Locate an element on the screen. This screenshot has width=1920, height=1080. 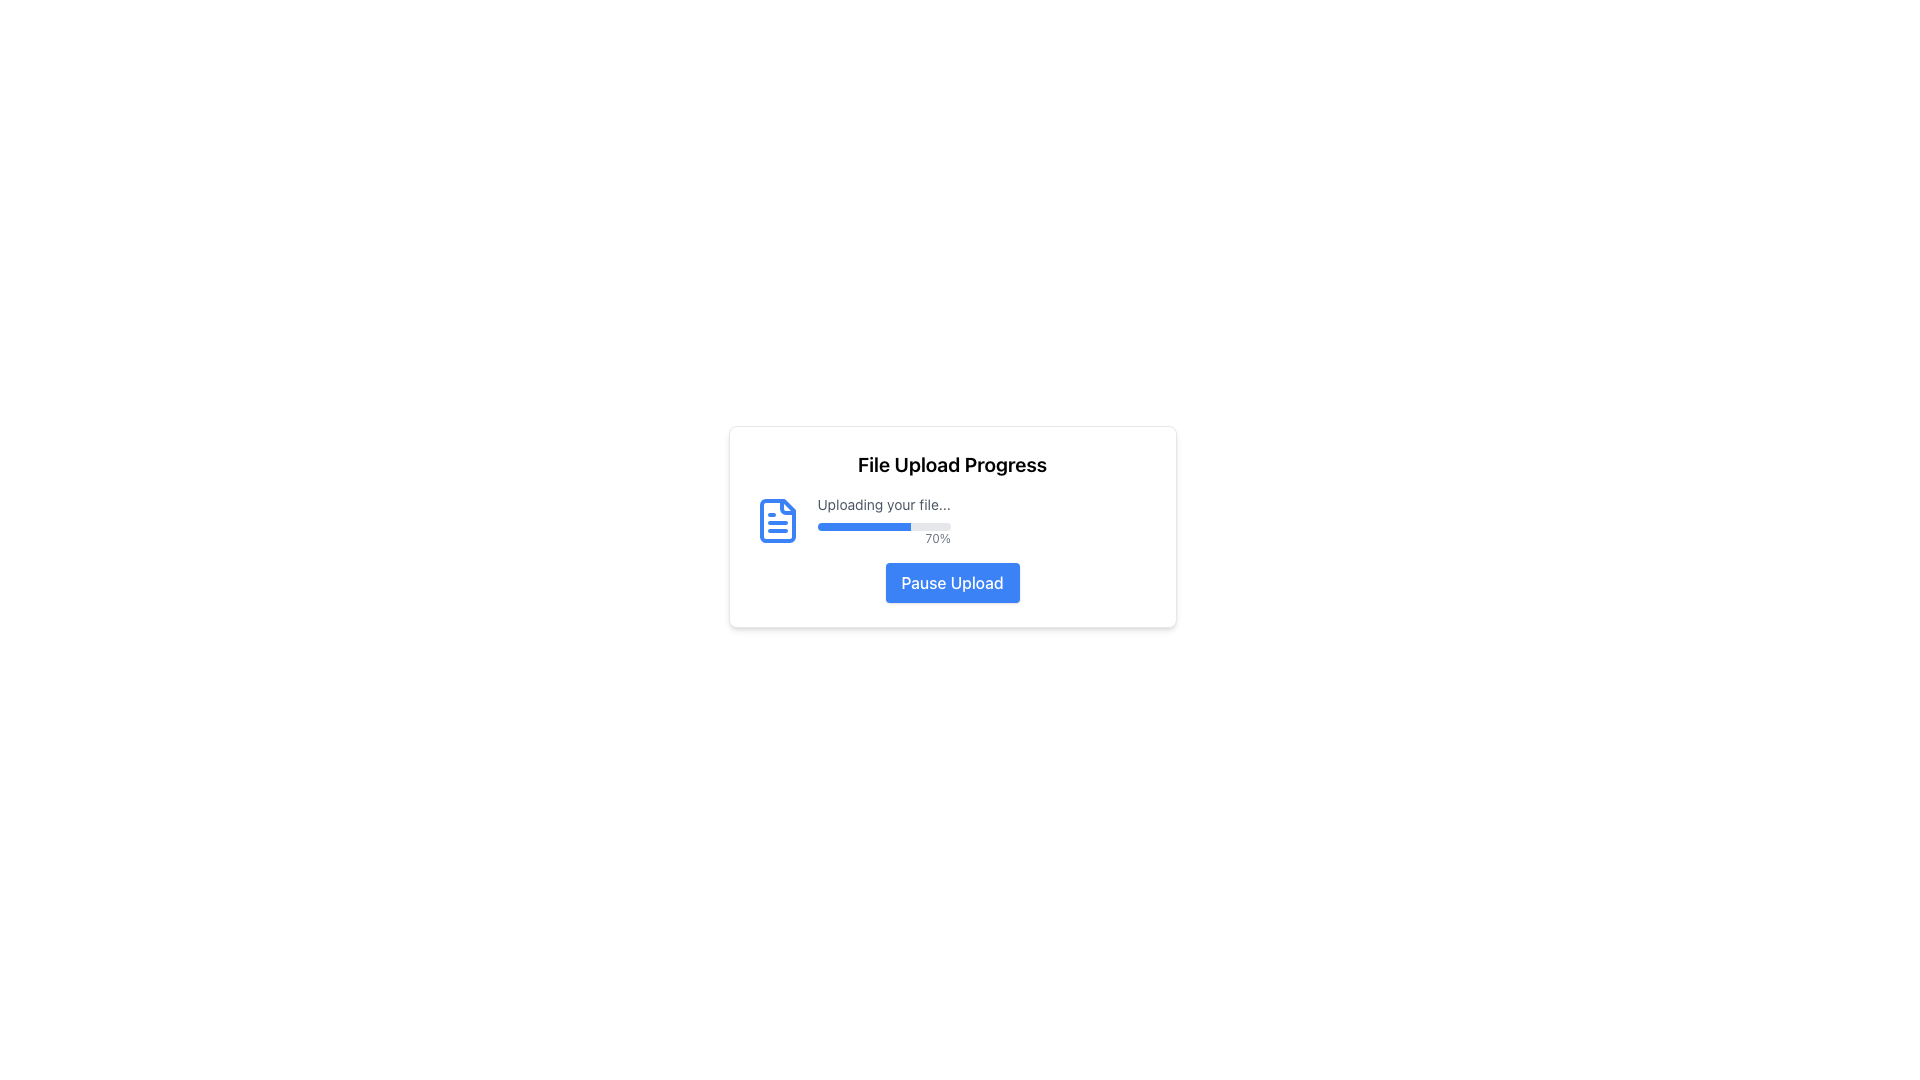
the progress bar displaying 'Uploading your file...' in the modal dialog labeled 'File Upload Progress' for real-time updates is located at coordinates (883, 519).